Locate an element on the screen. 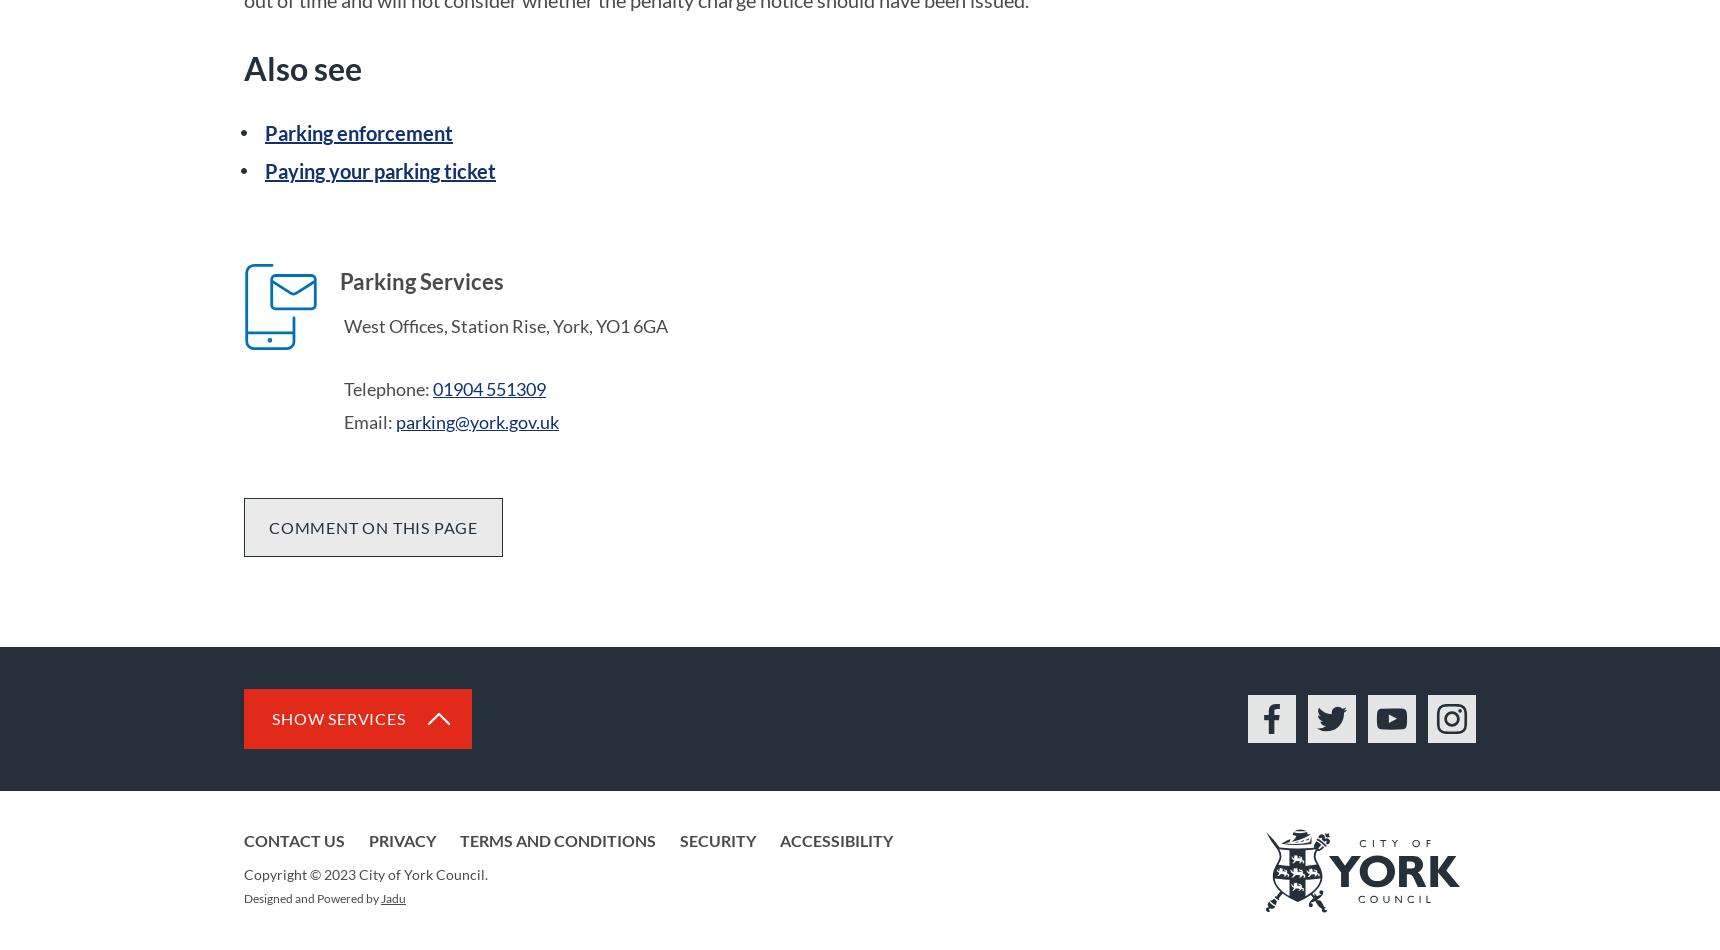 The image size is (1720, 950). 'West Offices, Station Rise, York, YO1 6GA' is located at coordinates (343, 323).